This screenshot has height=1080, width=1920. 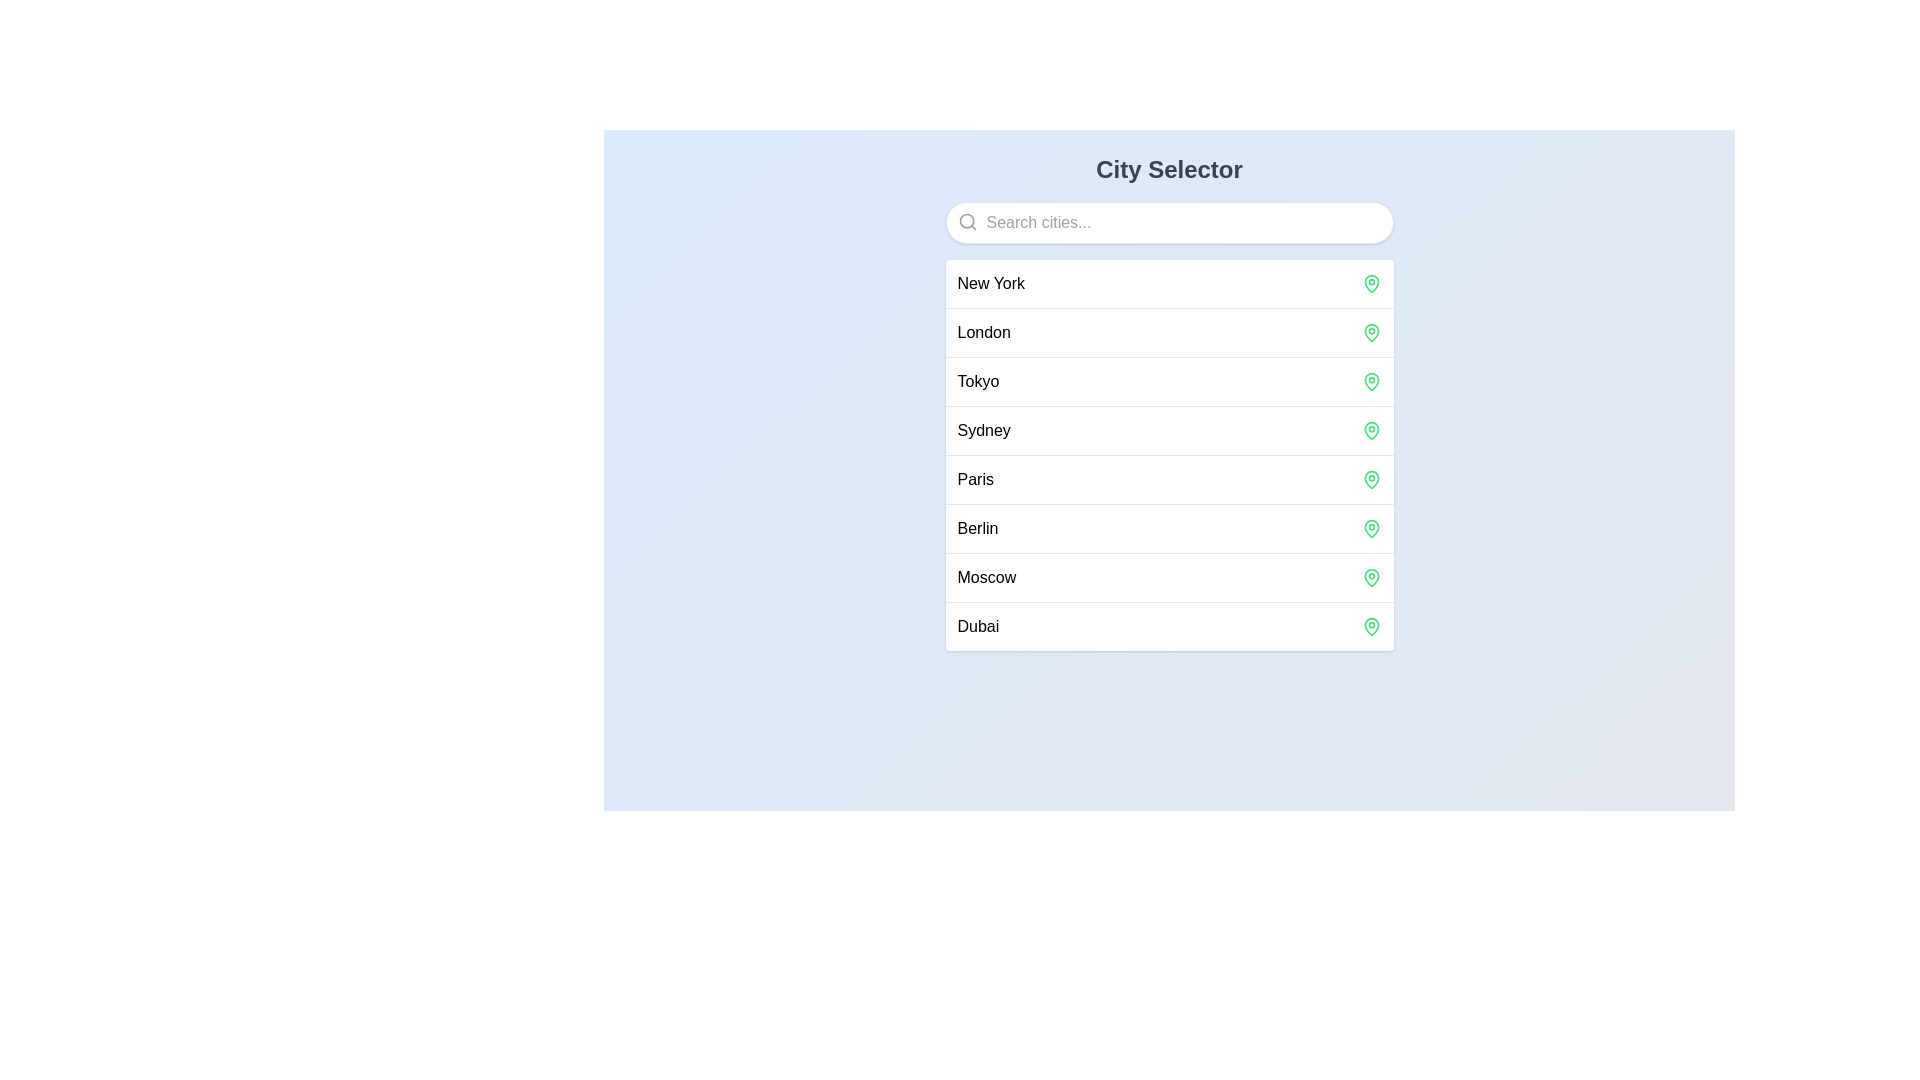 What do you see at coordinates (975, 479) in the screenshot?
I see `to select the text label displaying 'Paris', which is located in the fifth row of a vertically arranged list of city names` at bounding box center [975, 479].